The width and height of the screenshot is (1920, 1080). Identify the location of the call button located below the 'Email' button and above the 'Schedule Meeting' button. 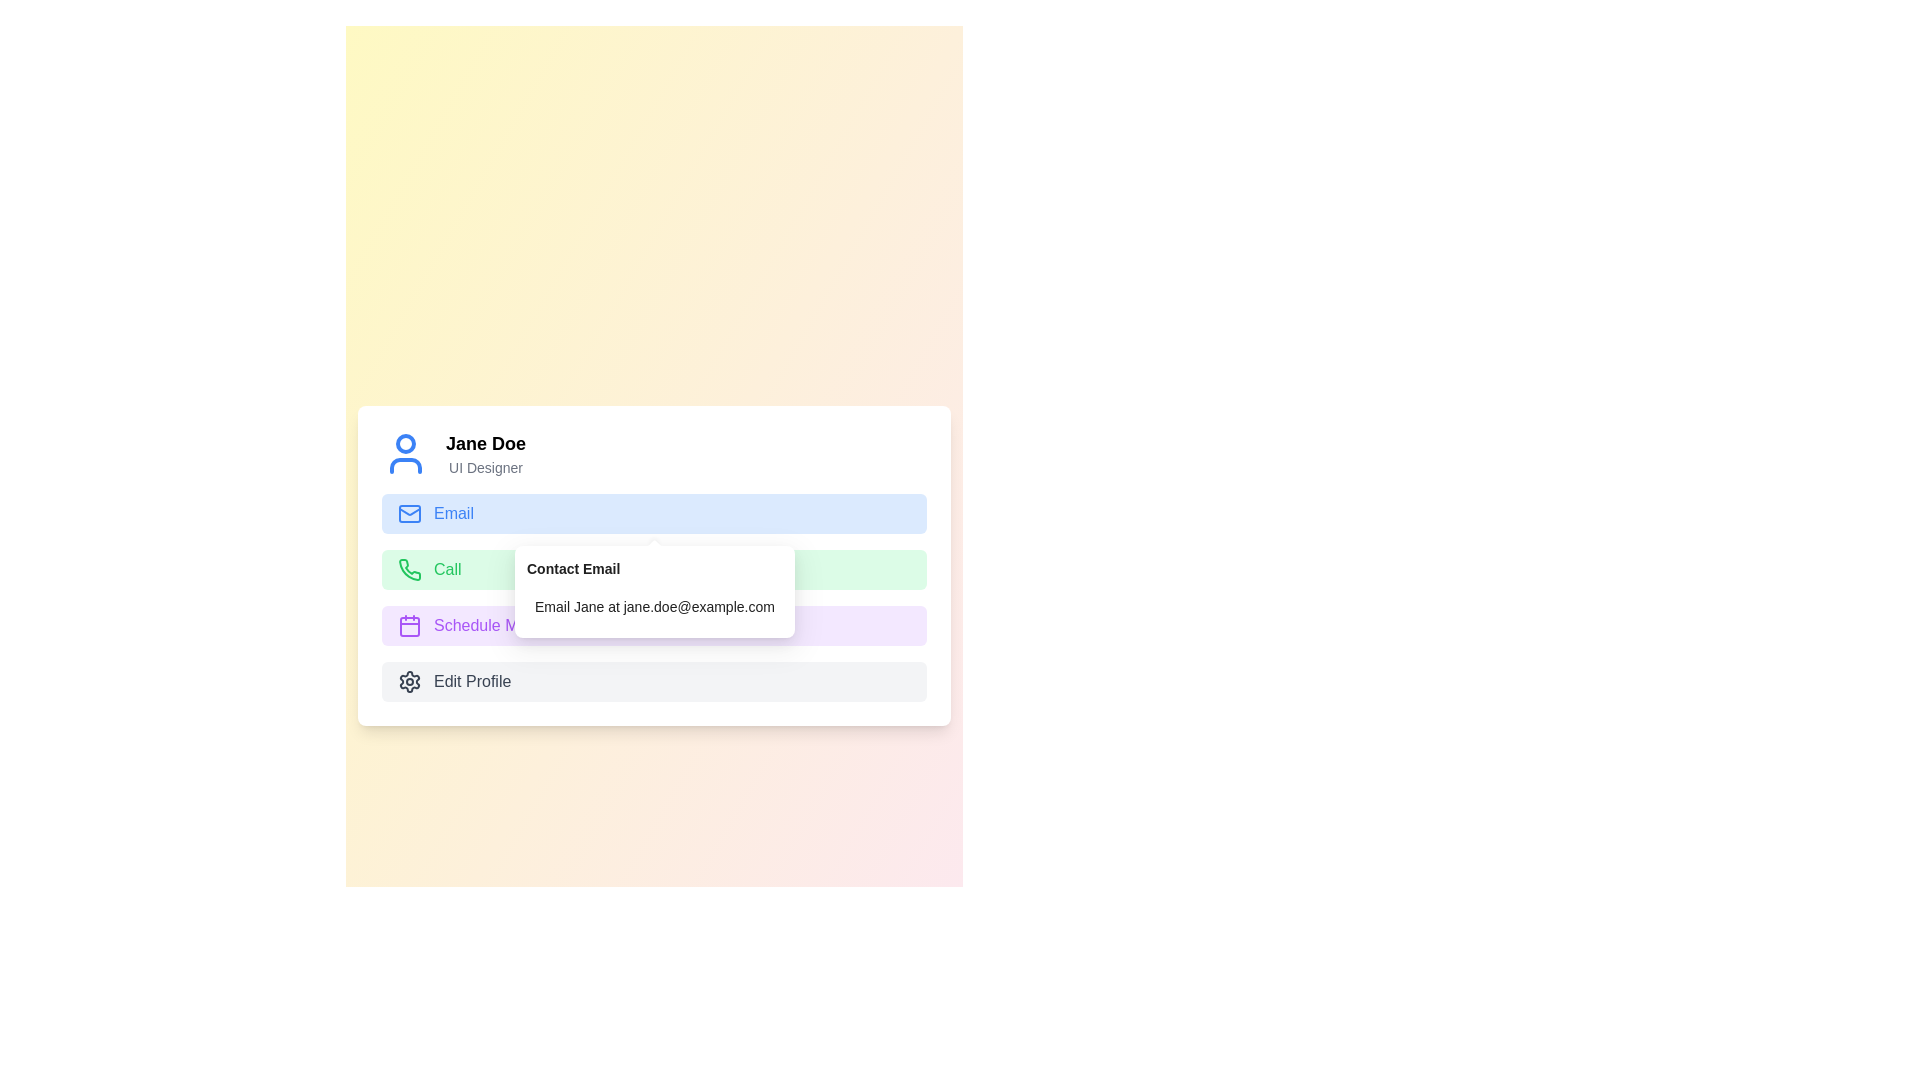
(654, 570).